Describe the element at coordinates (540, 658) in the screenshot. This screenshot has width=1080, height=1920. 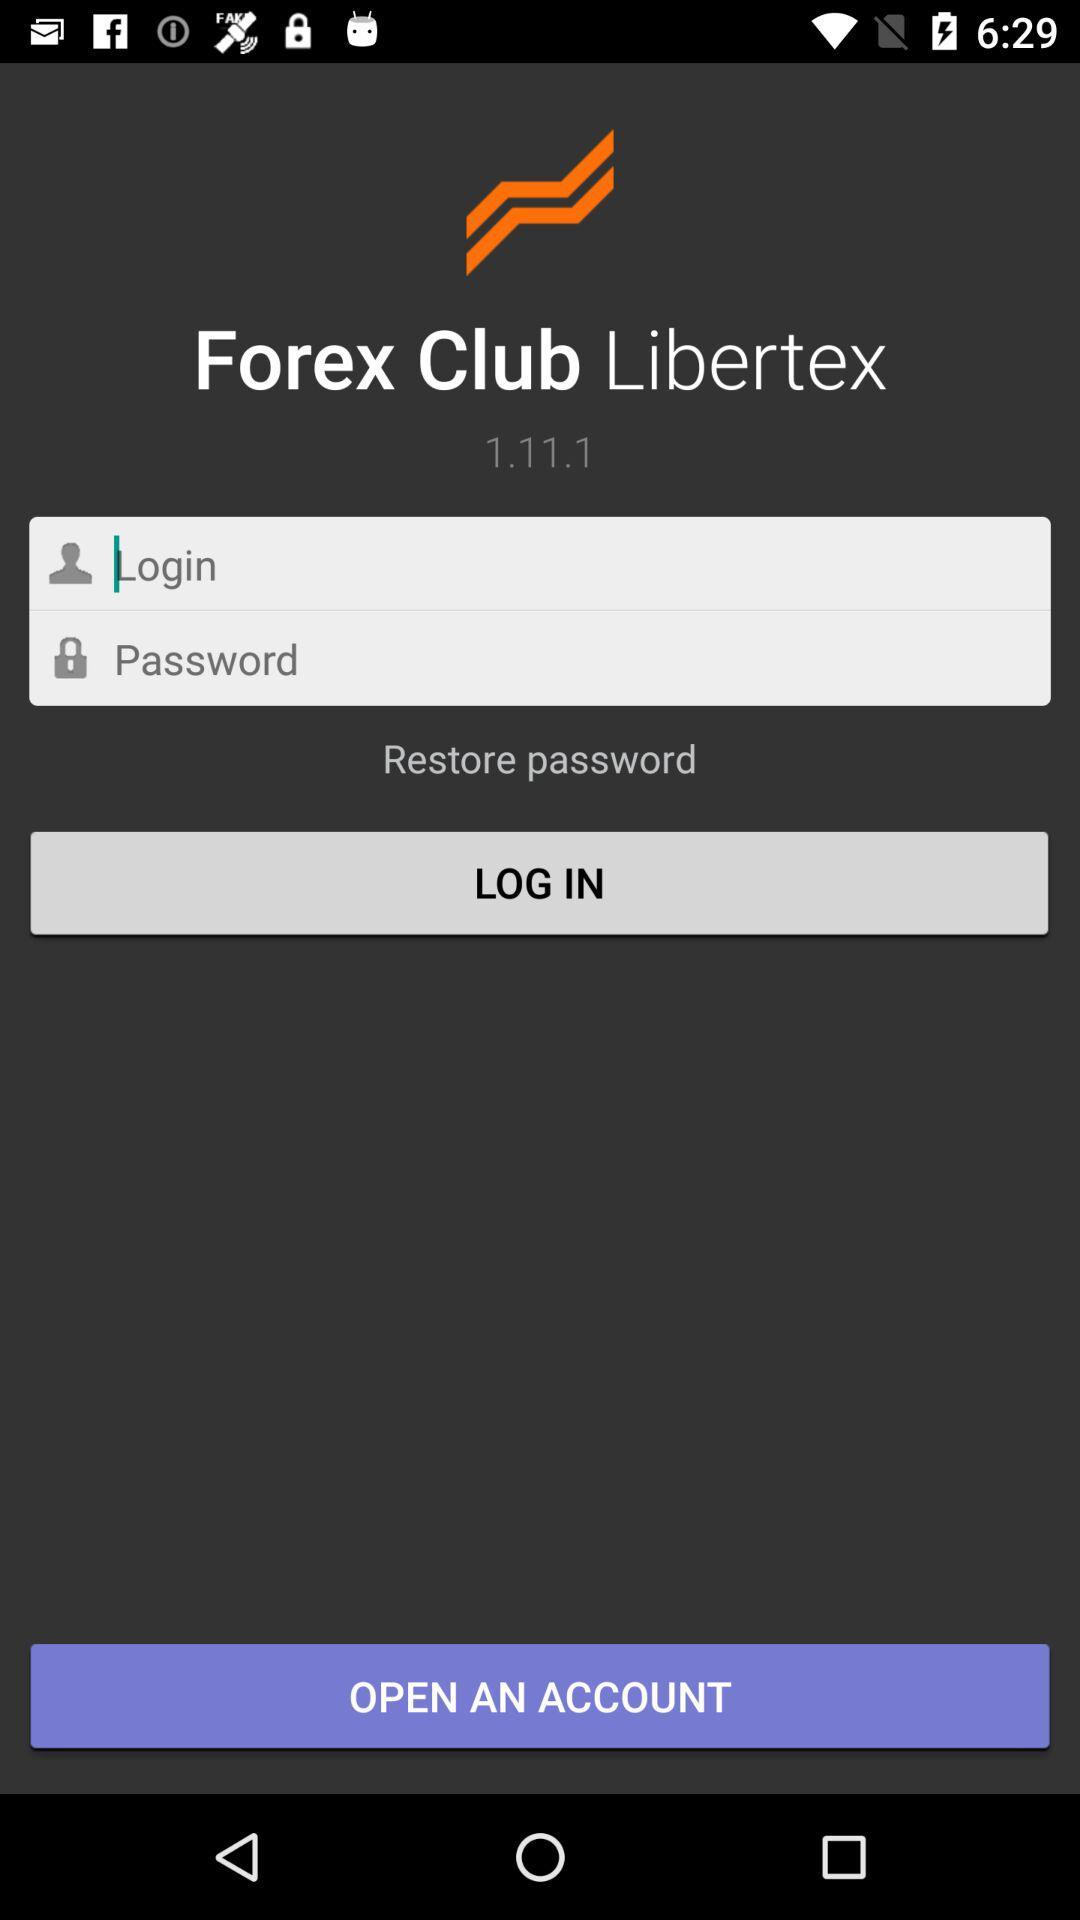
I see `account created` at that location.